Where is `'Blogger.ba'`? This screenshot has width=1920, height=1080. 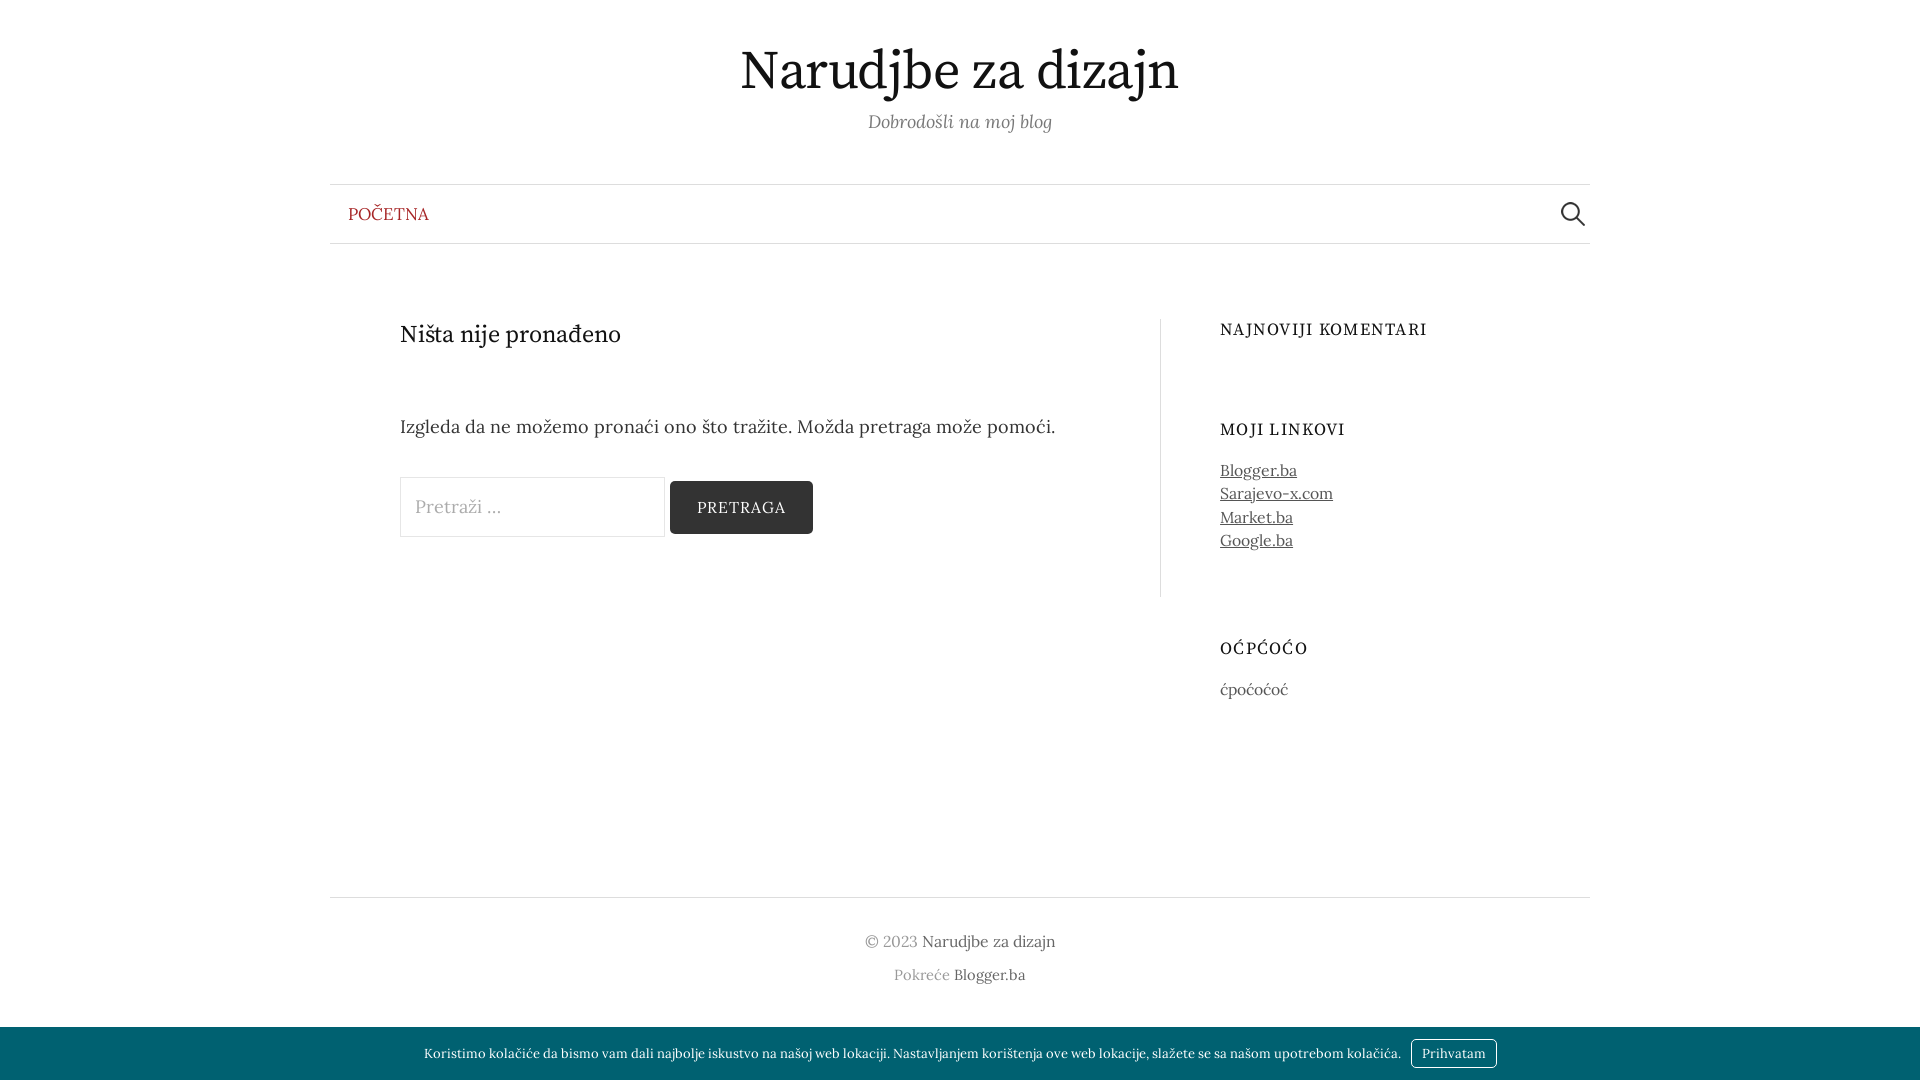
'Blogger.ba' is located at coordinates (953, 973).